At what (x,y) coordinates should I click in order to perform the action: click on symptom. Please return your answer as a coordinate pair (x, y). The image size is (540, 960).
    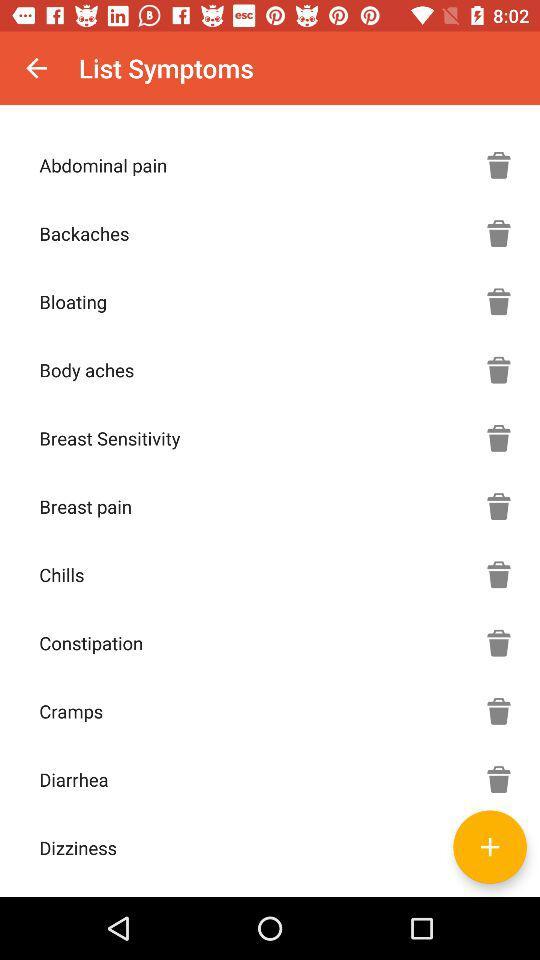
    Looking at the image, I should click on (498, 846).